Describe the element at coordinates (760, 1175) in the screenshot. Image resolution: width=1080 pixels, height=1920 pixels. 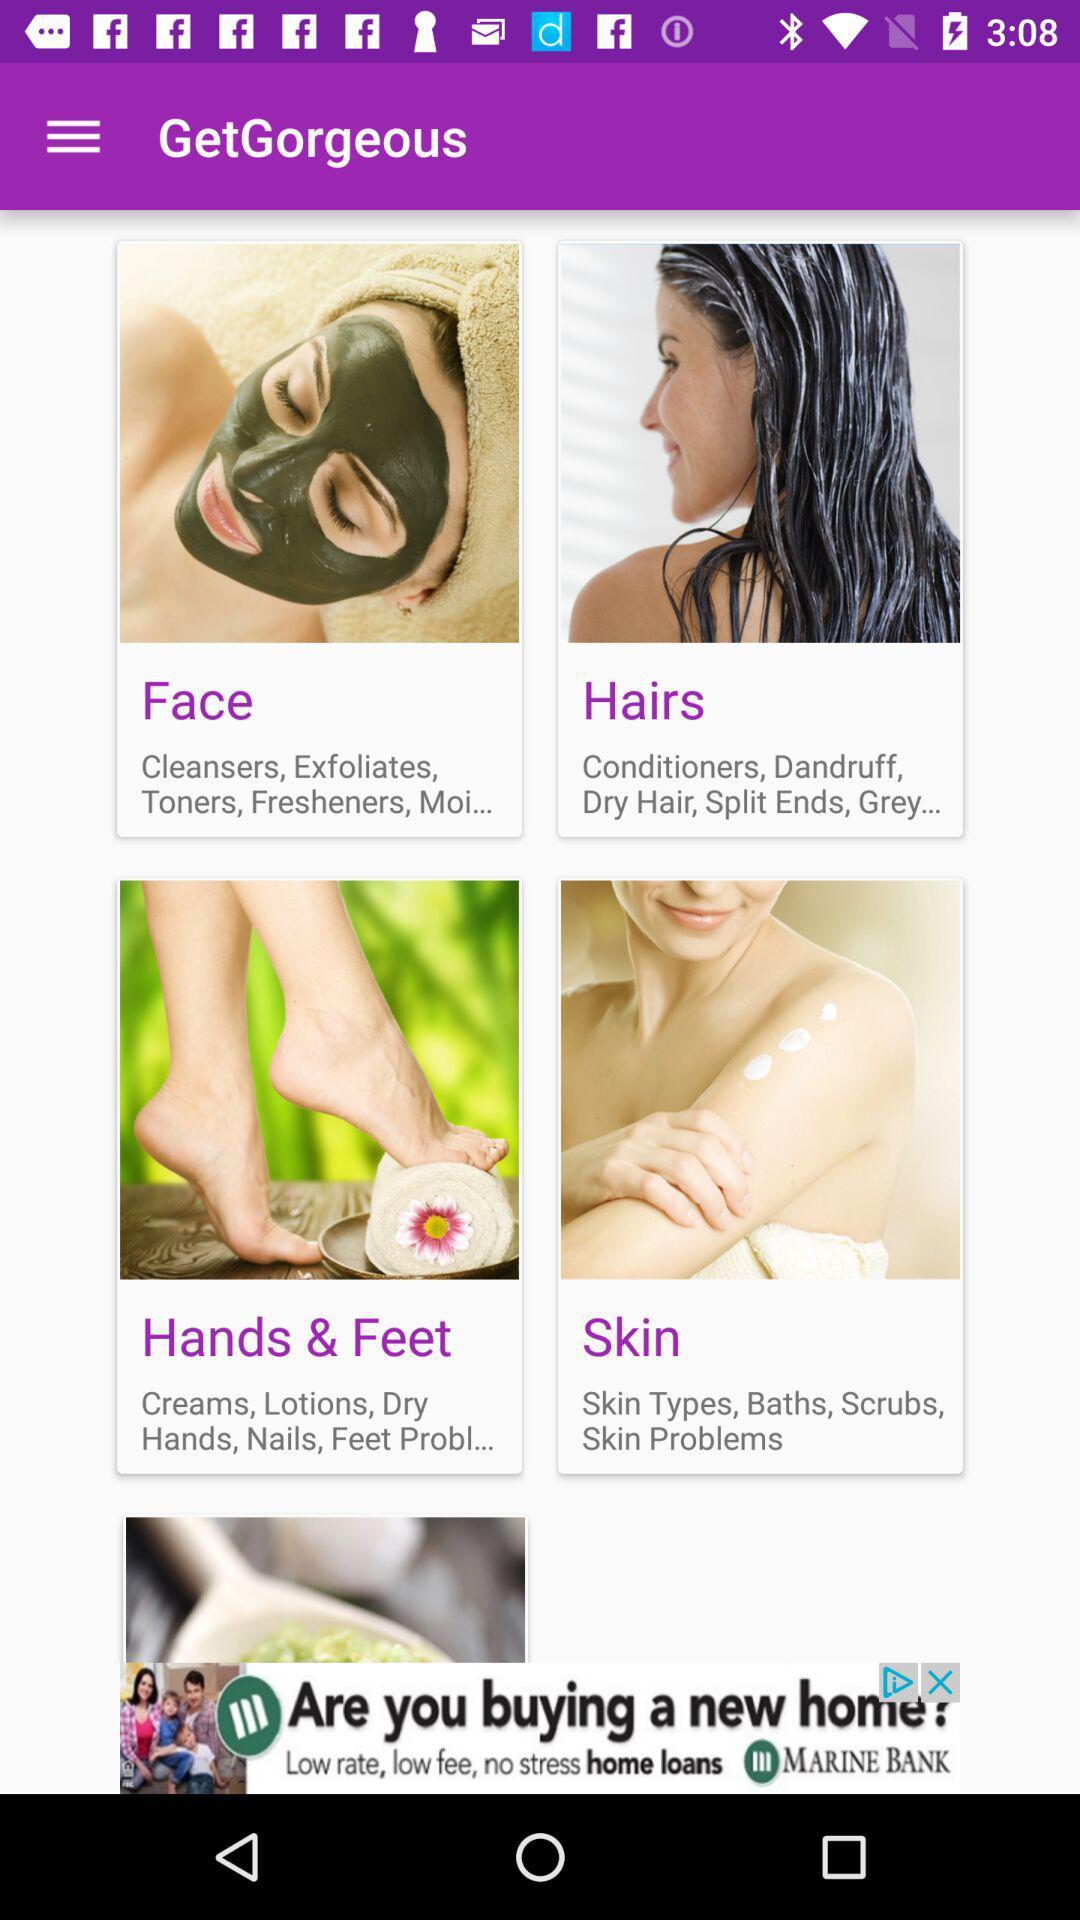
I see `skin skin types baths scrubs skin problems` at that location.